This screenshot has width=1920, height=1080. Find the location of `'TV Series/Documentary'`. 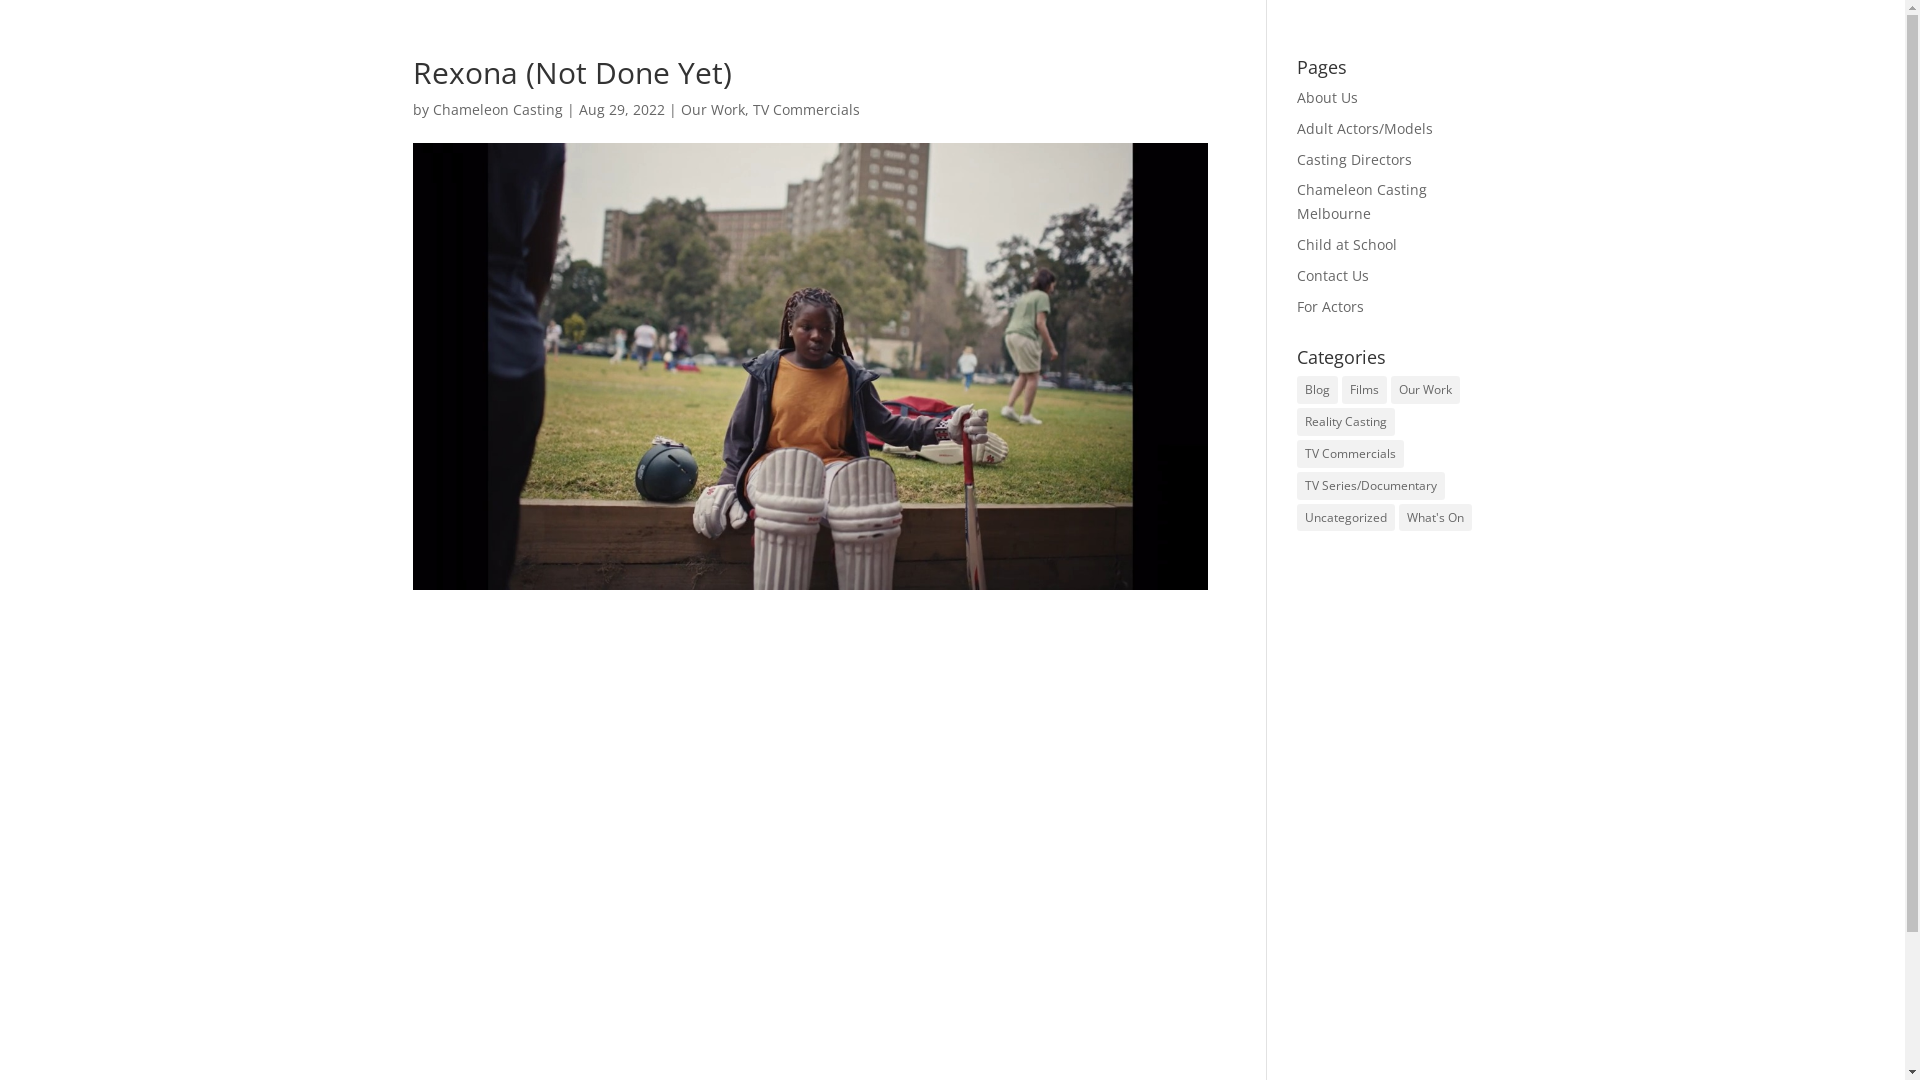

'TV Series/Documentary' is located at coordinates (1370, 486).